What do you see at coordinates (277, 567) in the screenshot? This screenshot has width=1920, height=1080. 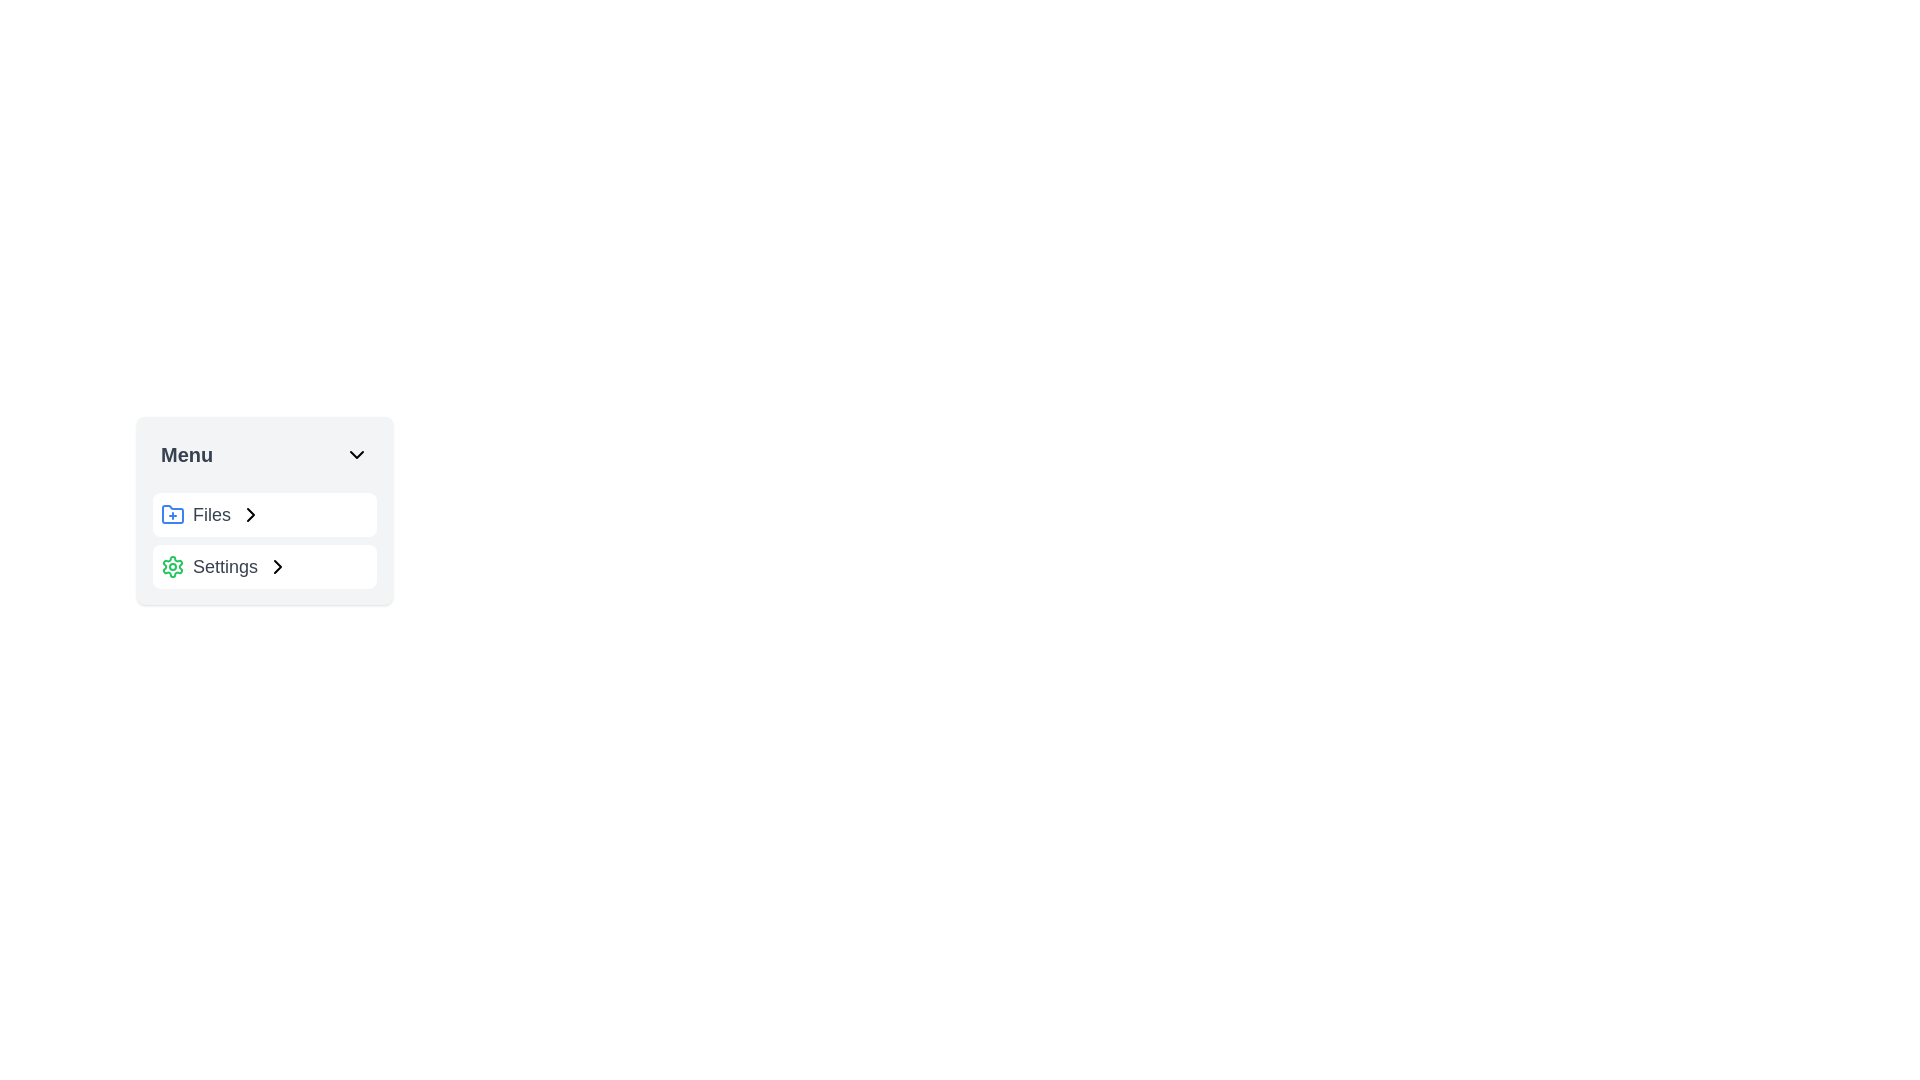 I see `the right-pointing black chevron icon next to the text 'Settings'` at bounding box center [277, 567].